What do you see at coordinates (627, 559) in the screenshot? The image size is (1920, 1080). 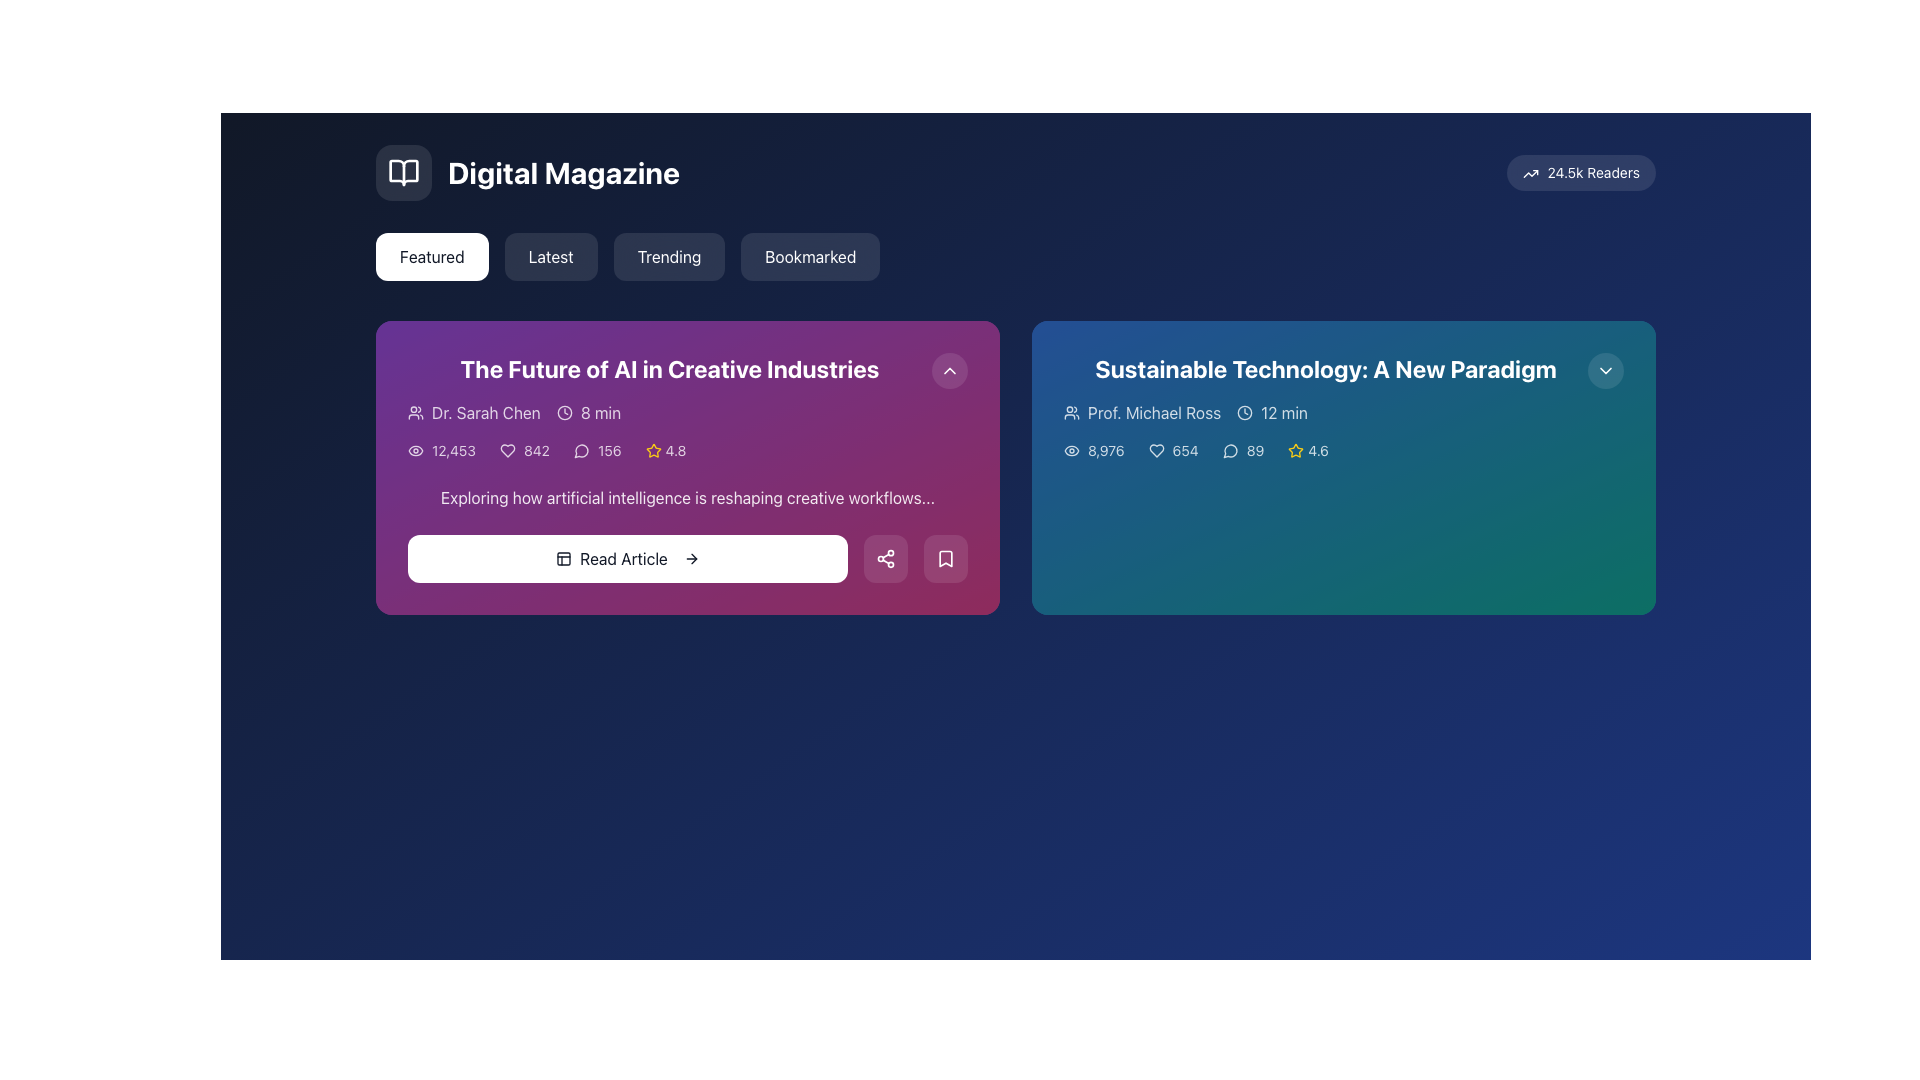 I see `the button labeled 'Read Article' that is centered within the card displaying information about 'The Future of AI in Creative Industries' to observe the hover effects` at bounding box center [627, 559].